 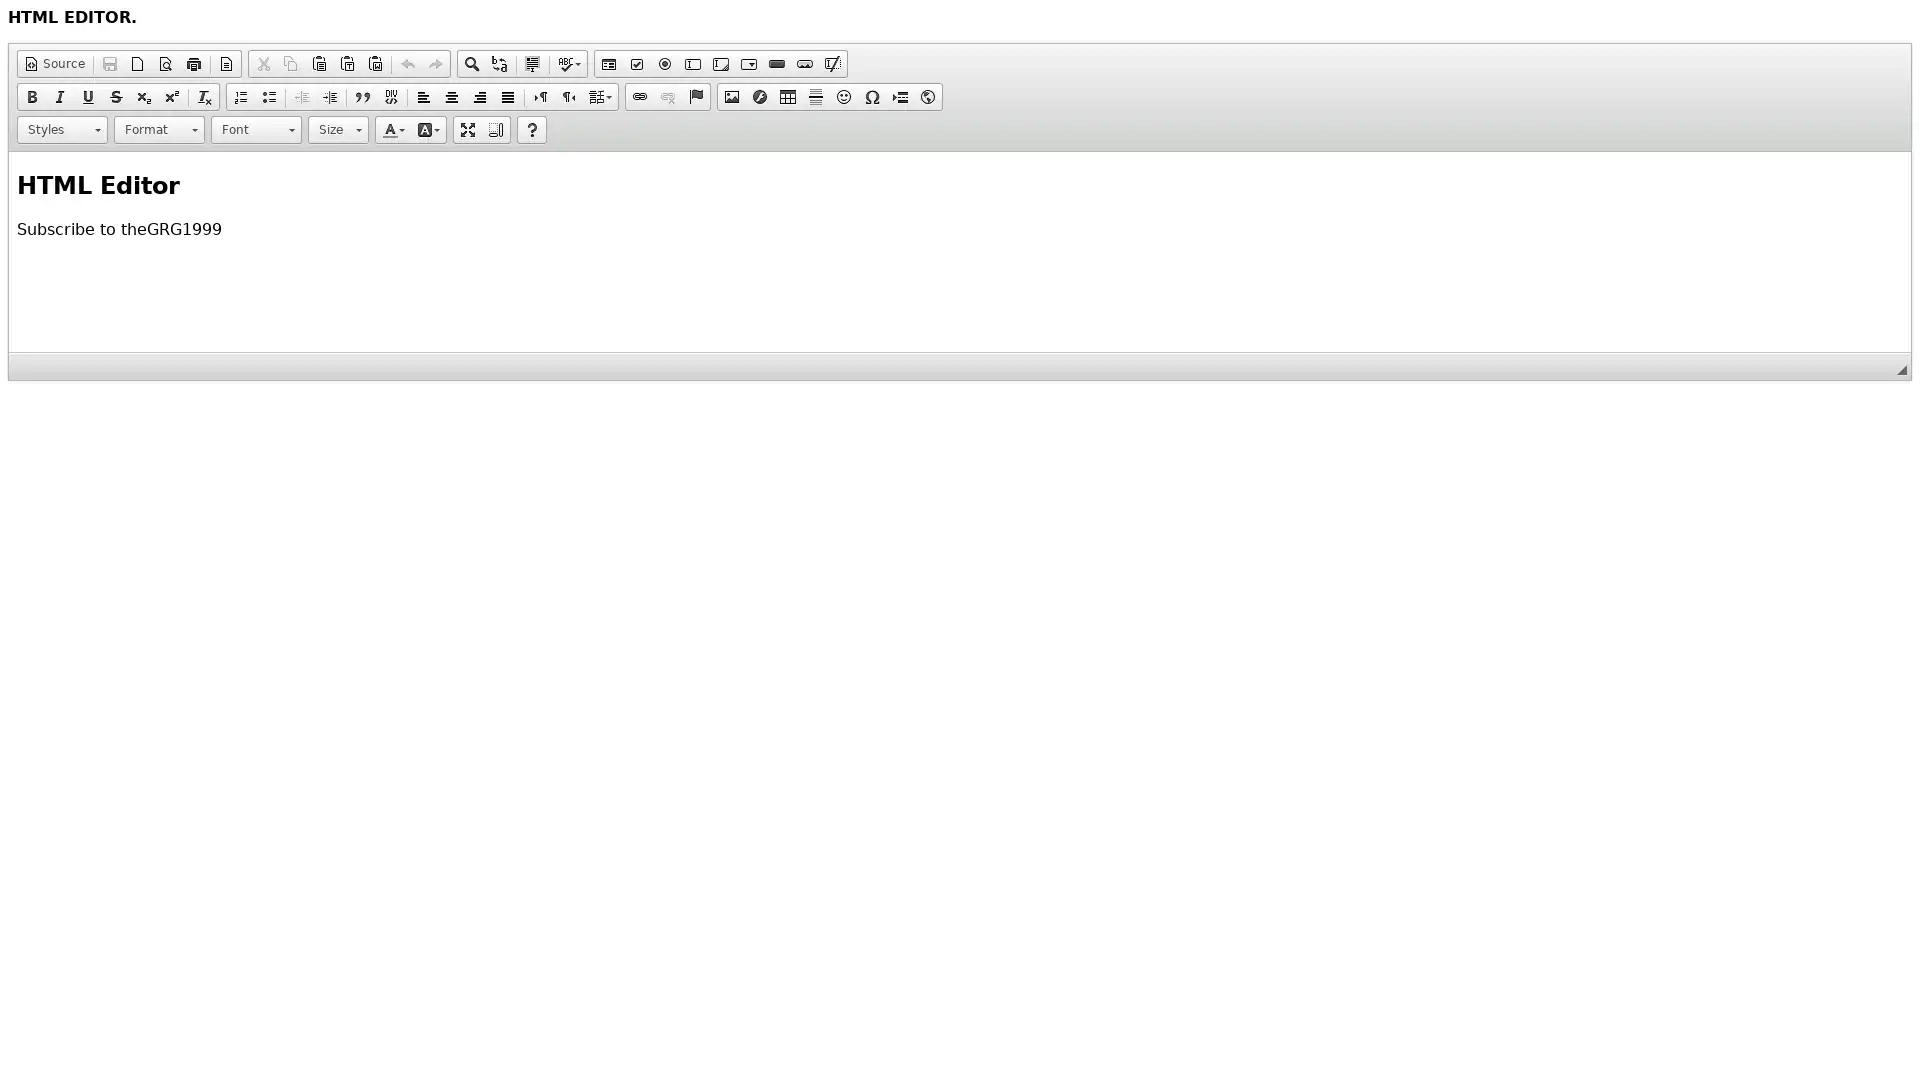 I want to click on Textarea, so click(x=720, y=63).